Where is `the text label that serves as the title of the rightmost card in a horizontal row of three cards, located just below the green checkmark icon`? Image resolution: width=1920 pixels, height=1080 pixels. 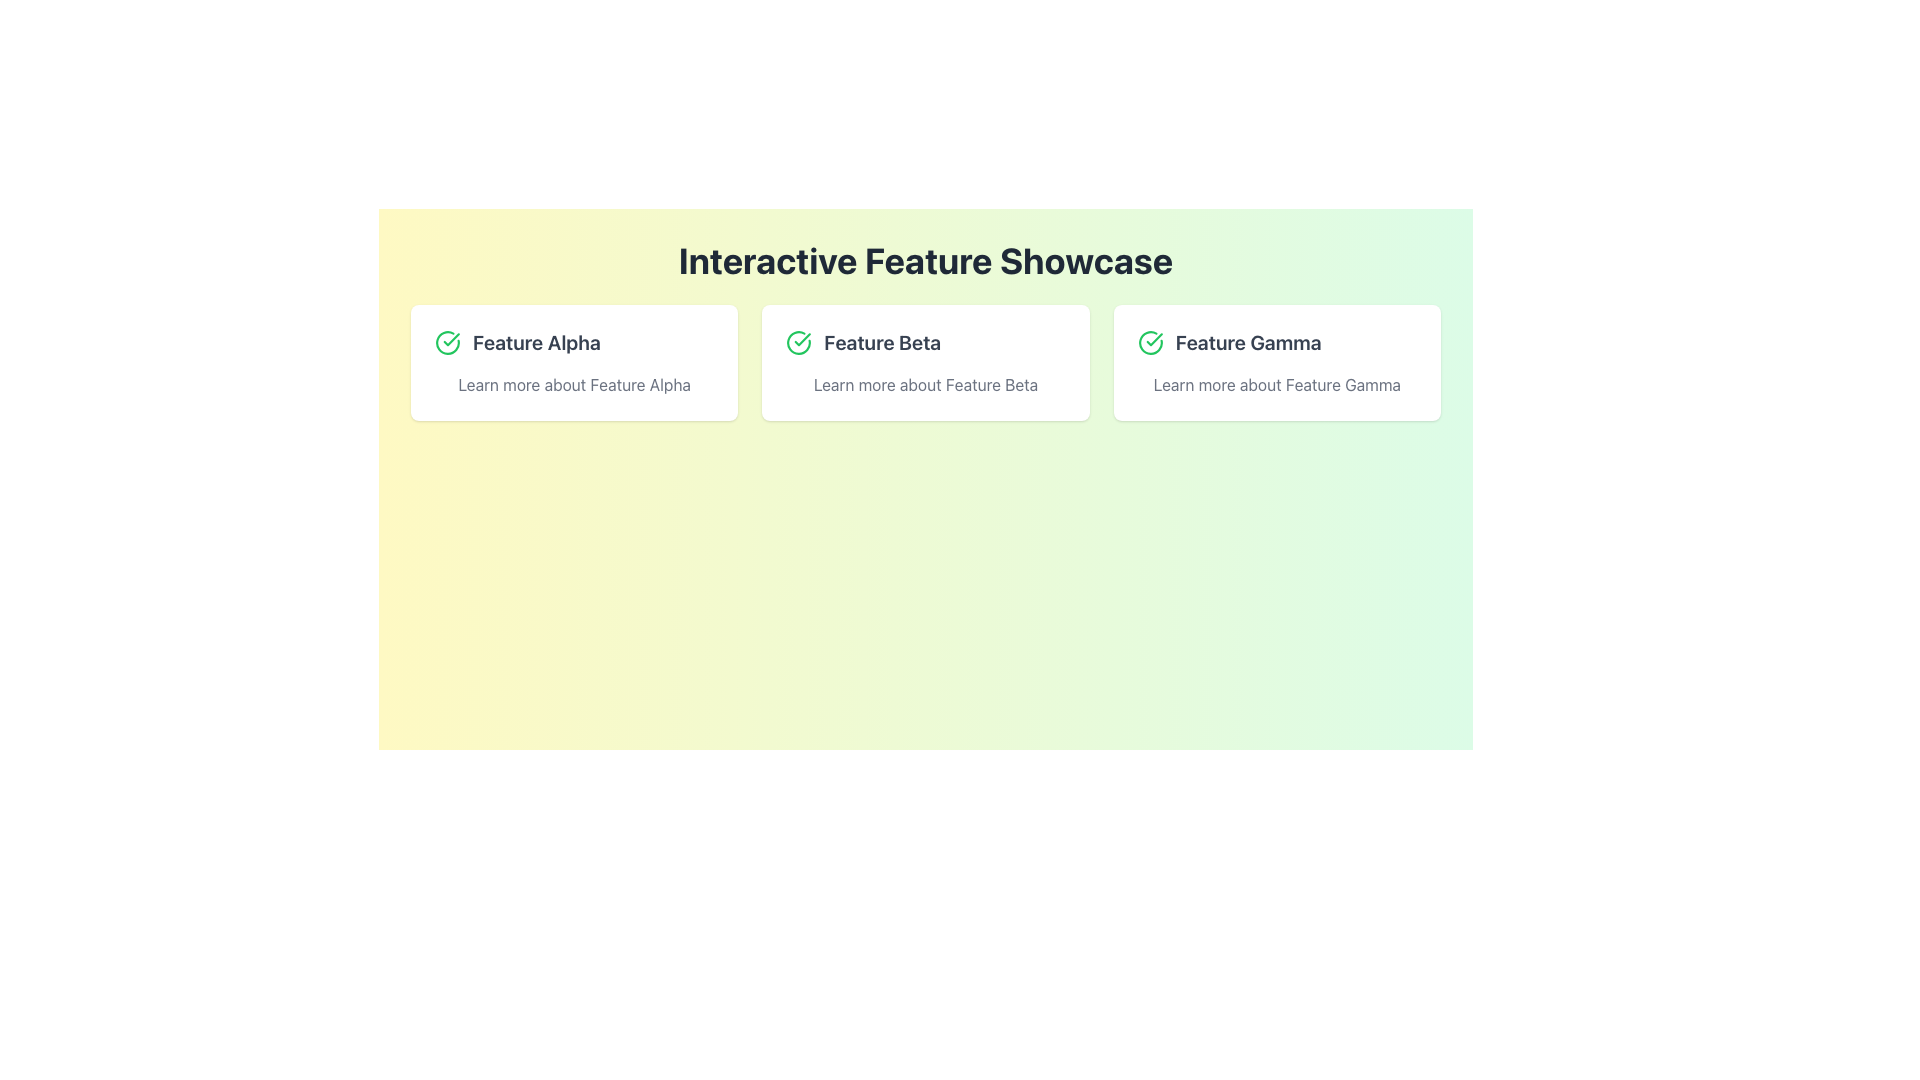 the text label that serves as the title of the rightmost card in a horizontal row of three cards, located just below the green checkmark icon is located at coordinates (1276, 342).